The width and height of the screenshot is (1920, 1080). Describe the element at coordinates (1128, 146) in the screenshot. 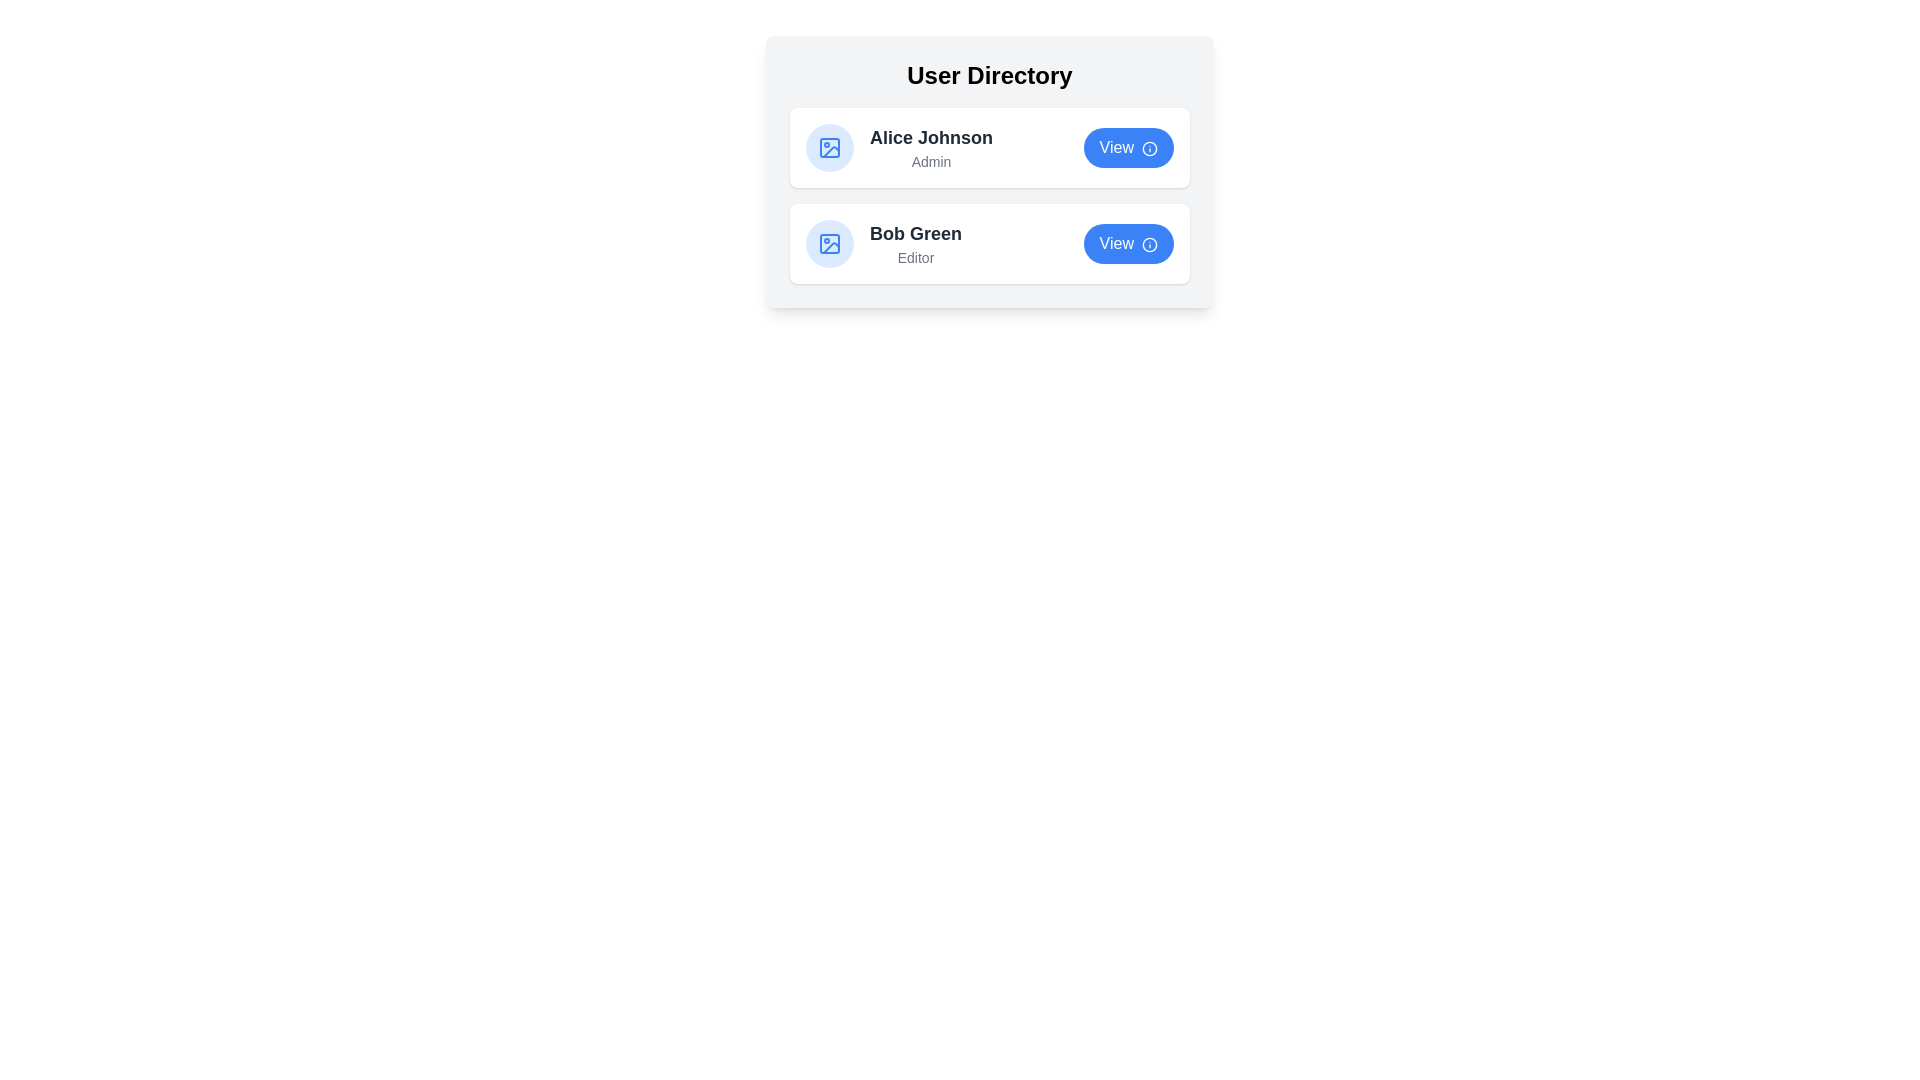

I see `'View' button for a user identified by Alice Johnson` at that location.